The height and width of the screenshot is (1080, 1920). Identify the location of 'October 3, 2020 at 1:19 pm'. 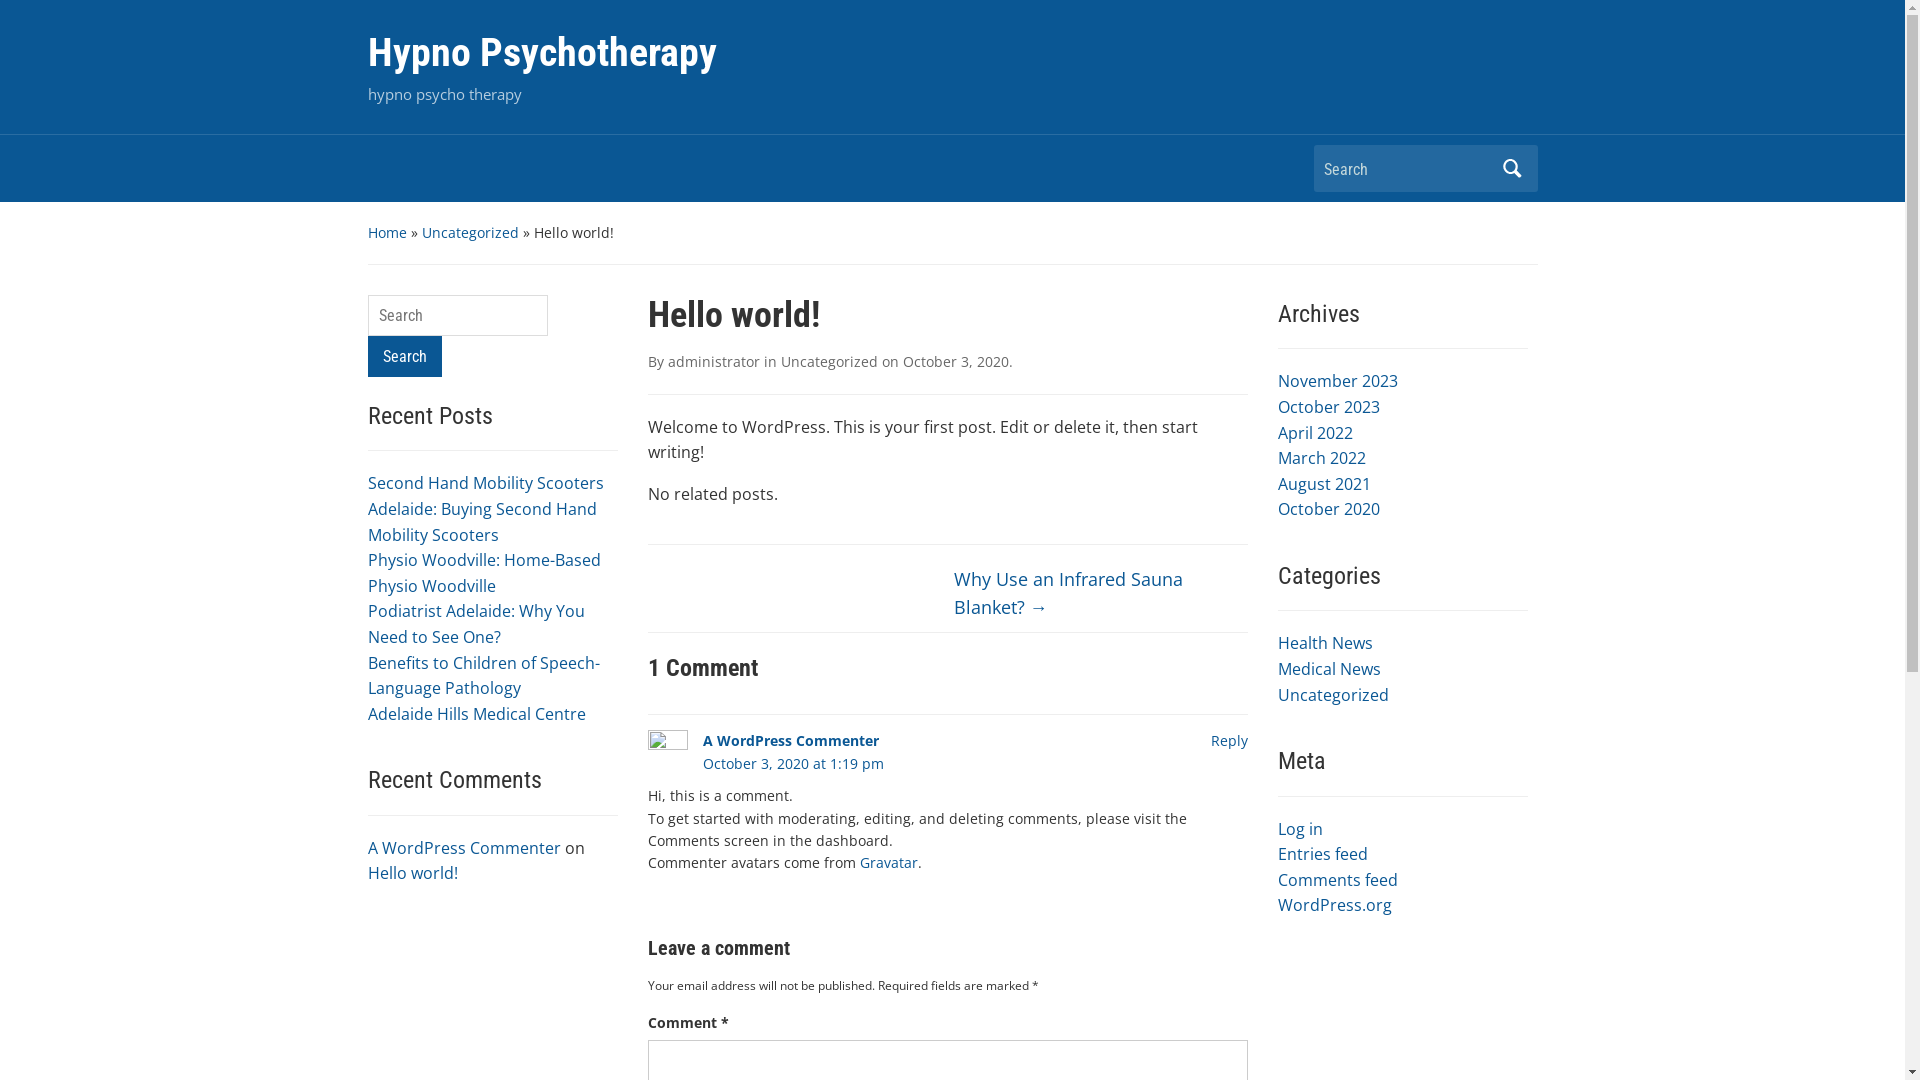
(791, 763).